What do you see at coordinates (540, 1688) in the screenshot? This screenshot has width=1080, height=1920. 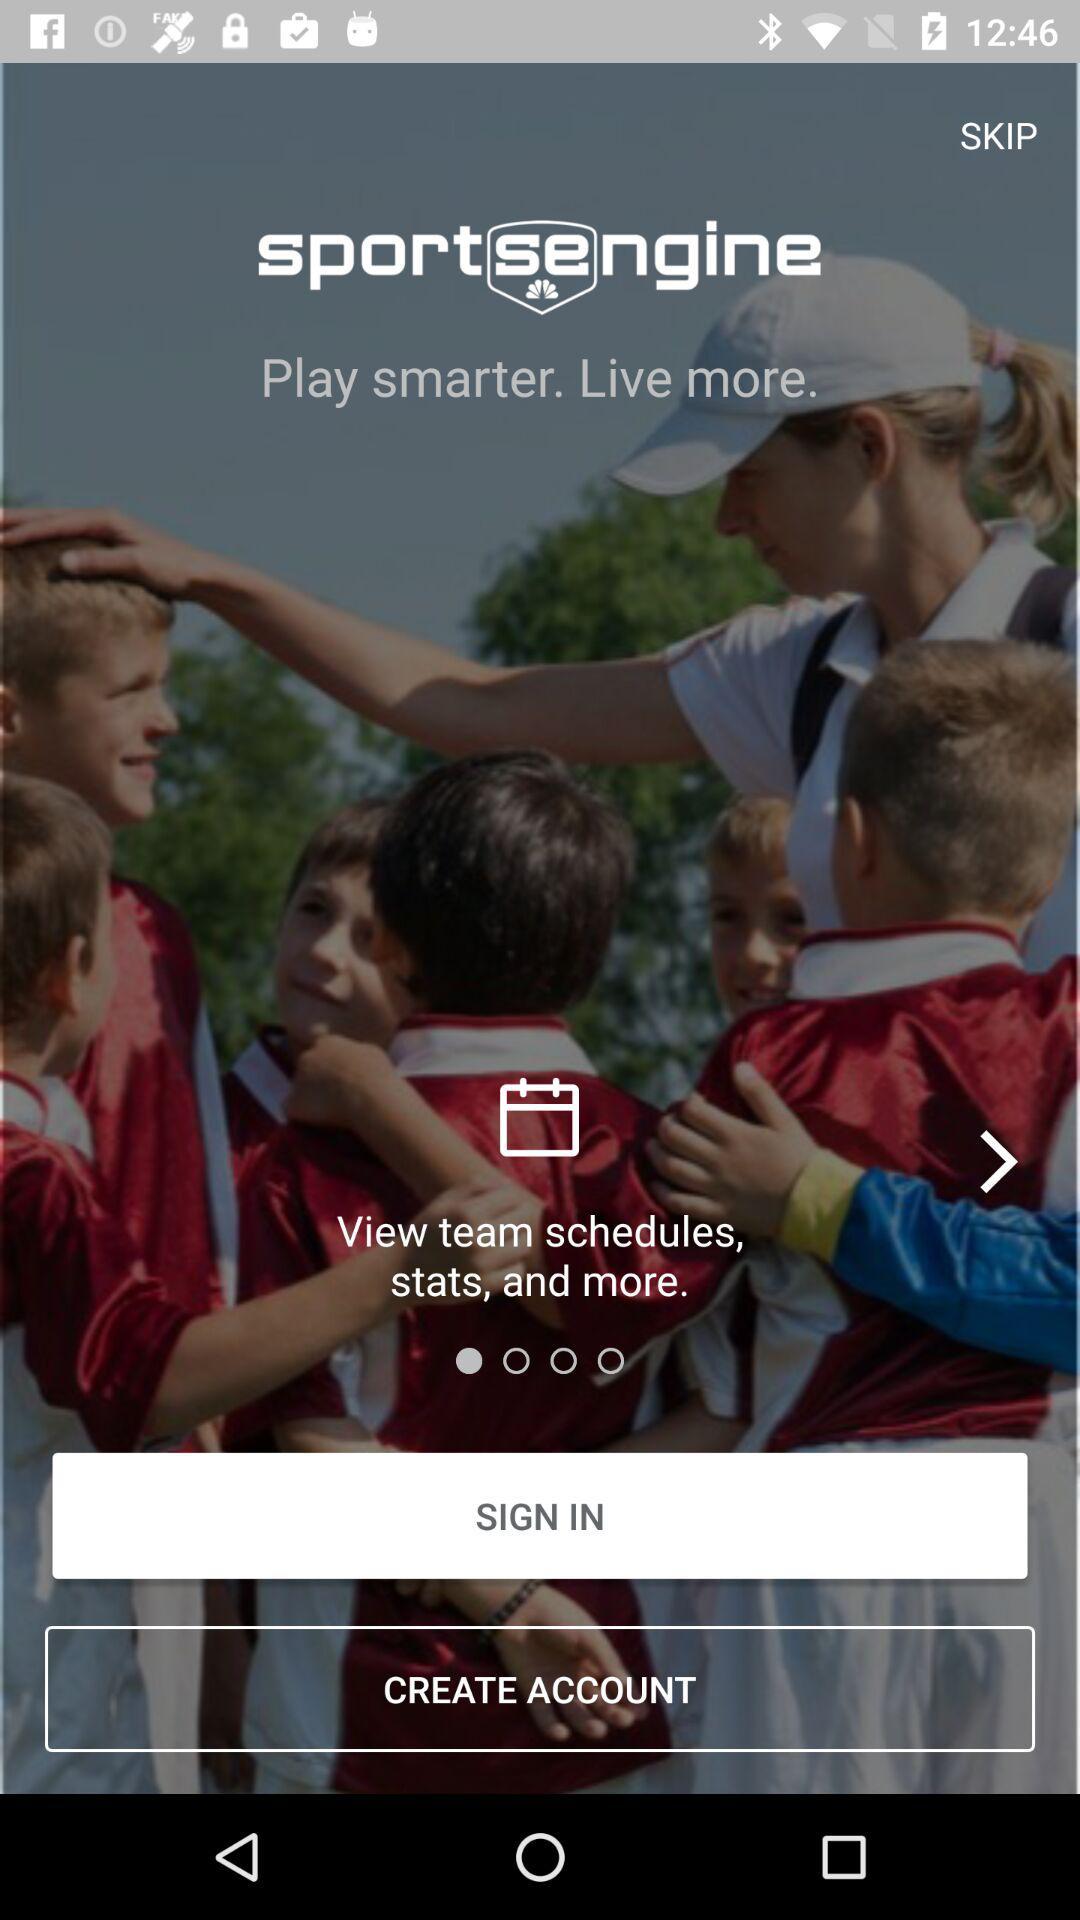 I see `create account item` at bounding box center [540, 1688].